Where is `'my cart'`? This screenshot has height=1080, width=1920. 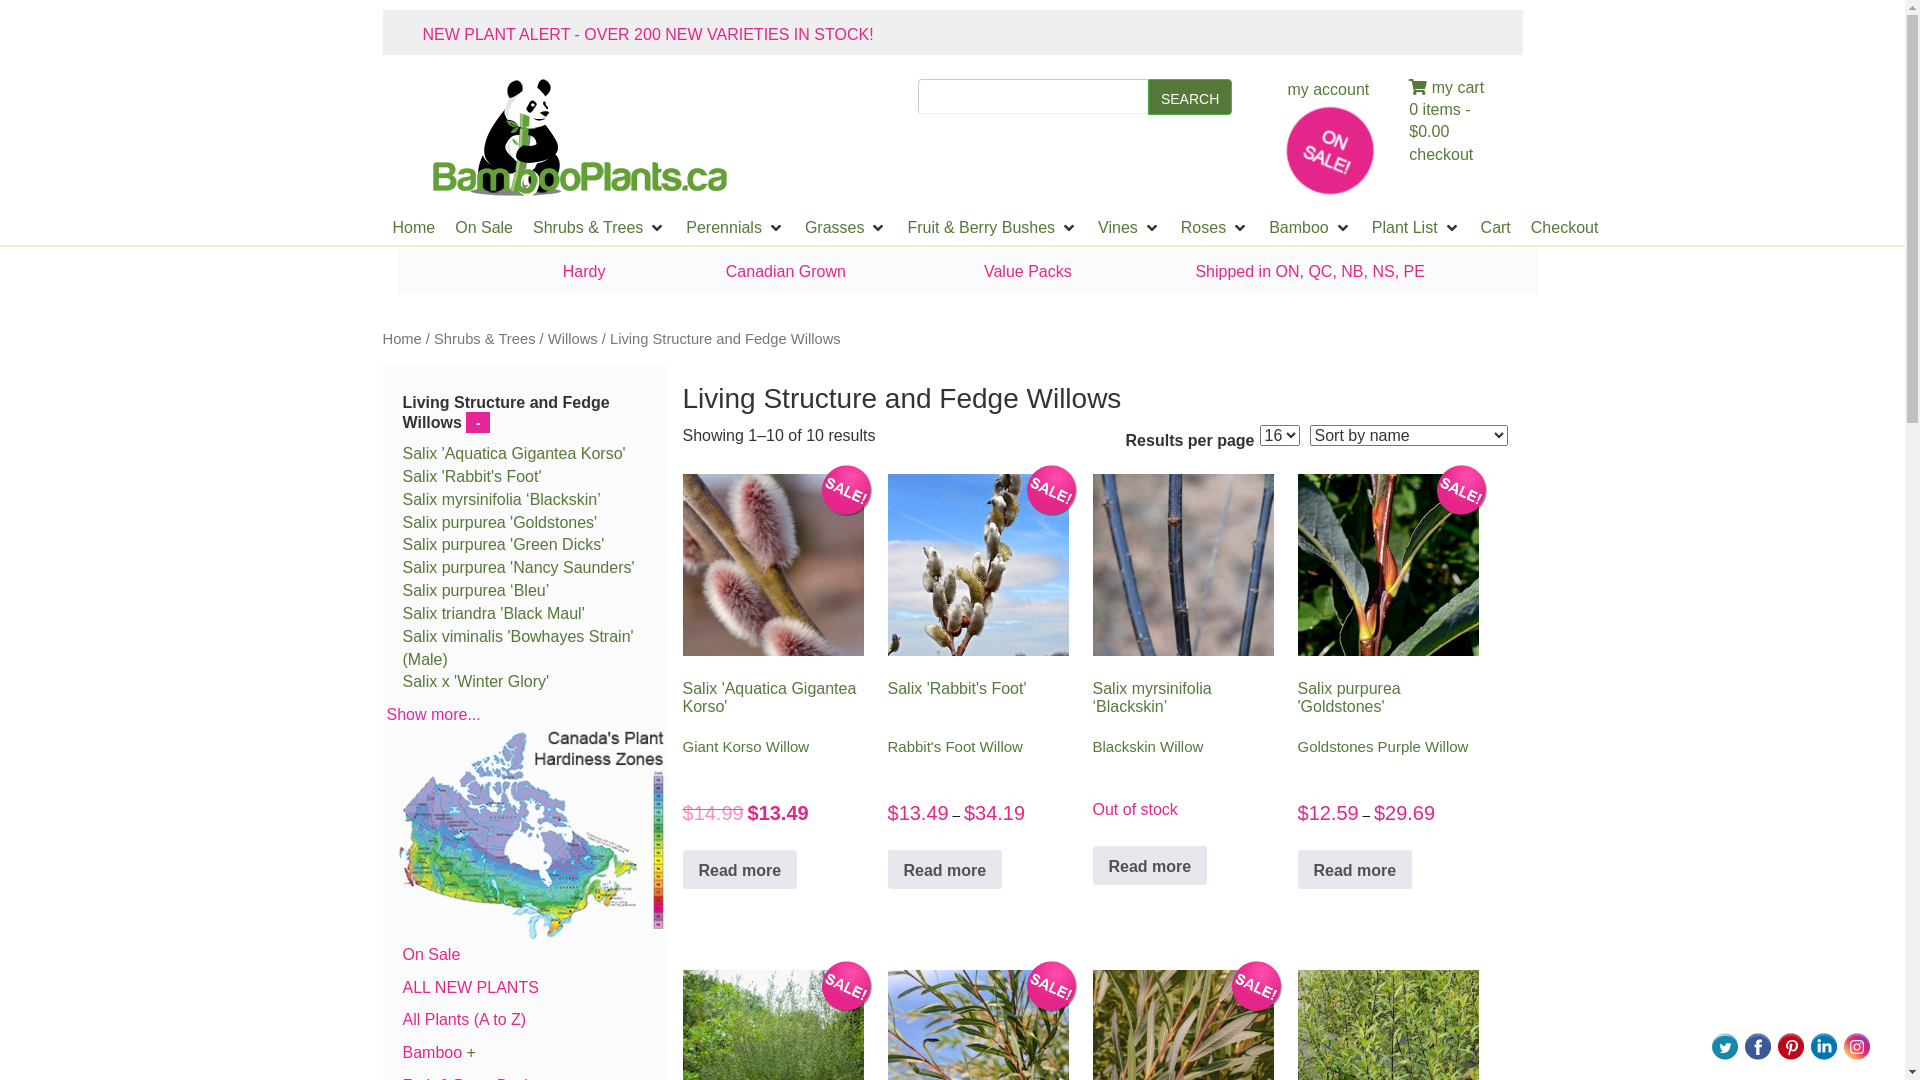
'my cart' is located at coordinates (1408, 86).